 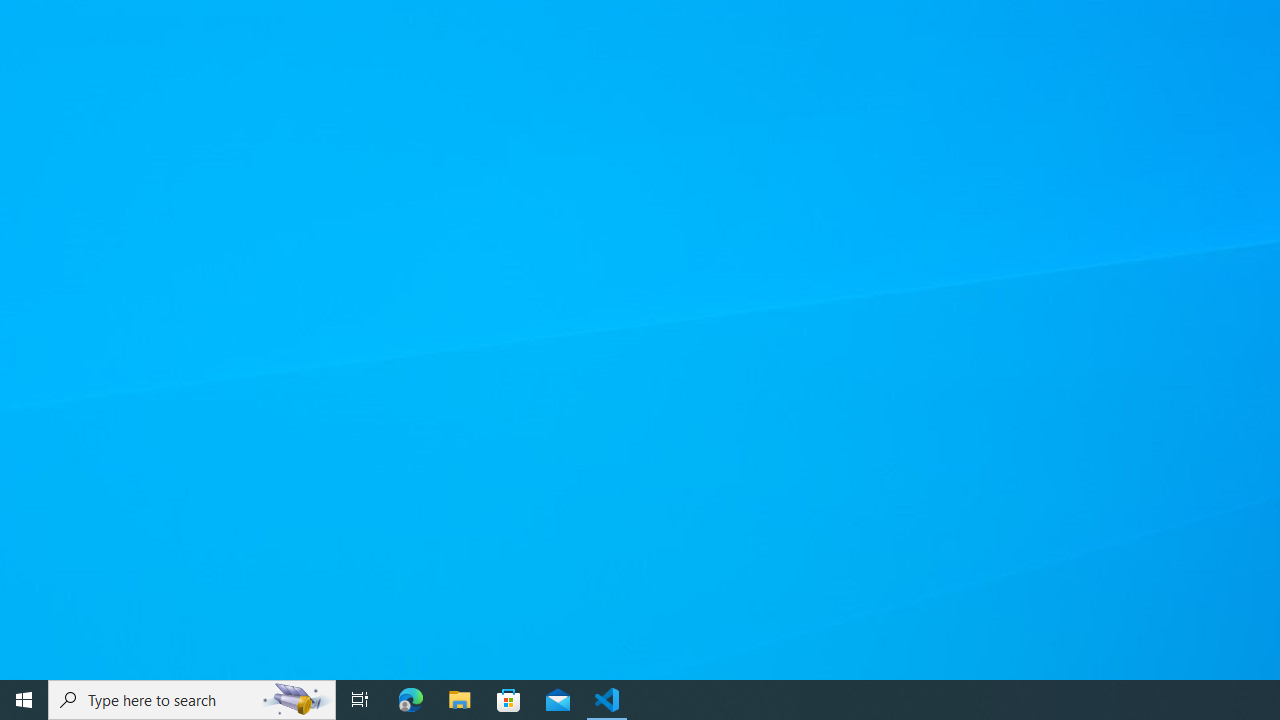 What do you see at coordinates (192, 698) in the screenshot?
I see `'Type here to search'` at bounding box center [192, 698].